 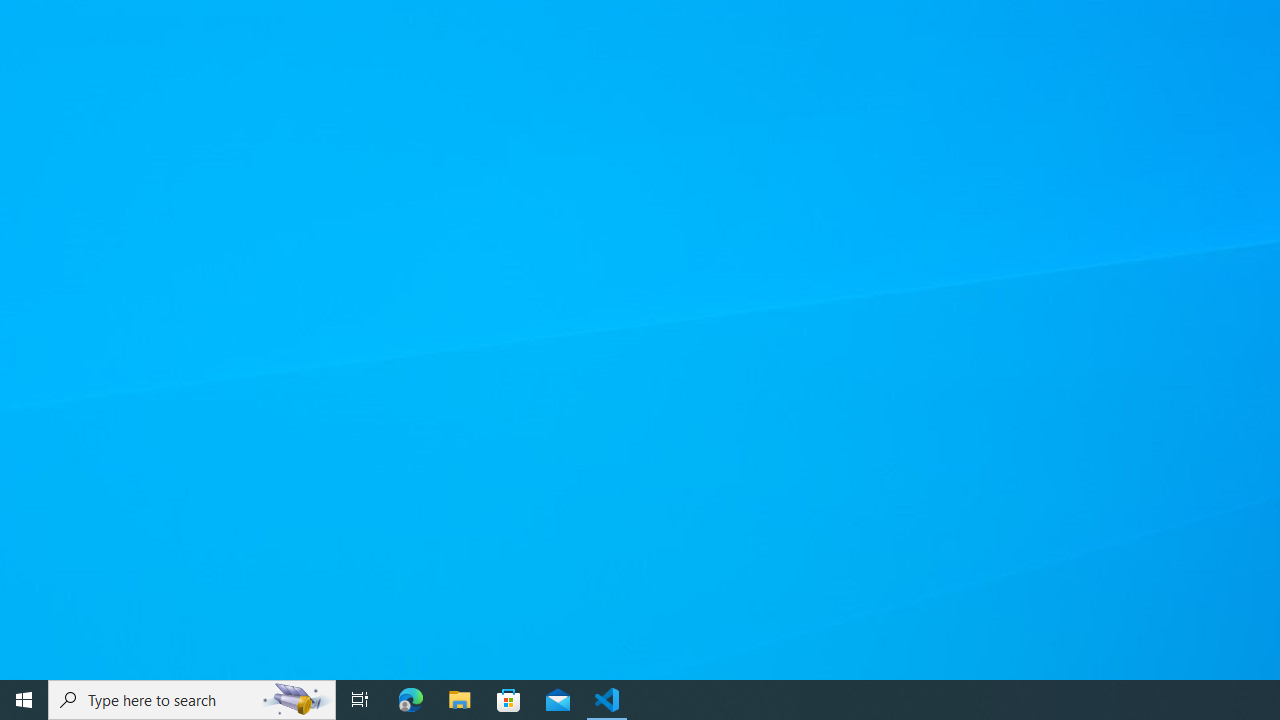 What do you see at coordinates (192, 698) in the screenshot?
I see `'Type here to search'` at bounding box center [192, 698].